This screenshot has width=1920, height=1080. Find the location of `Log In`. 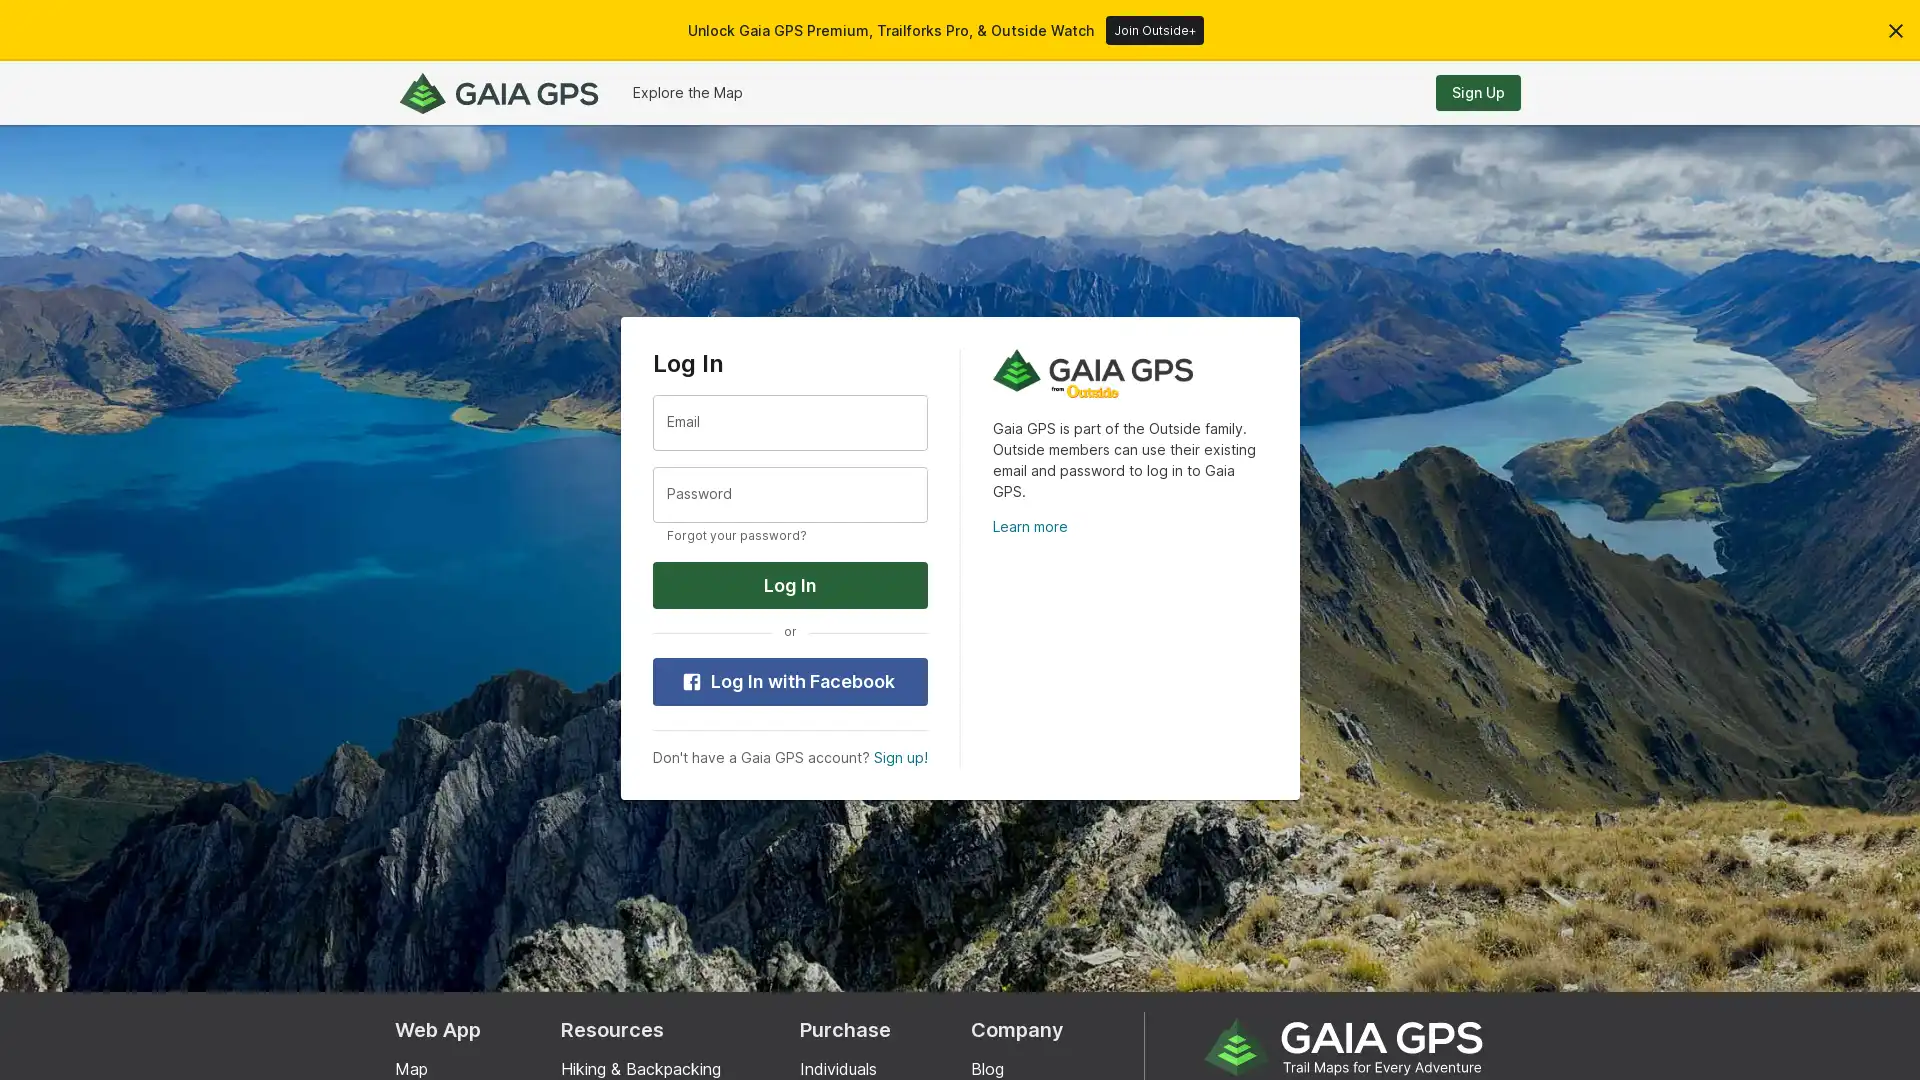

Log In is located at coordinates (788, 585).